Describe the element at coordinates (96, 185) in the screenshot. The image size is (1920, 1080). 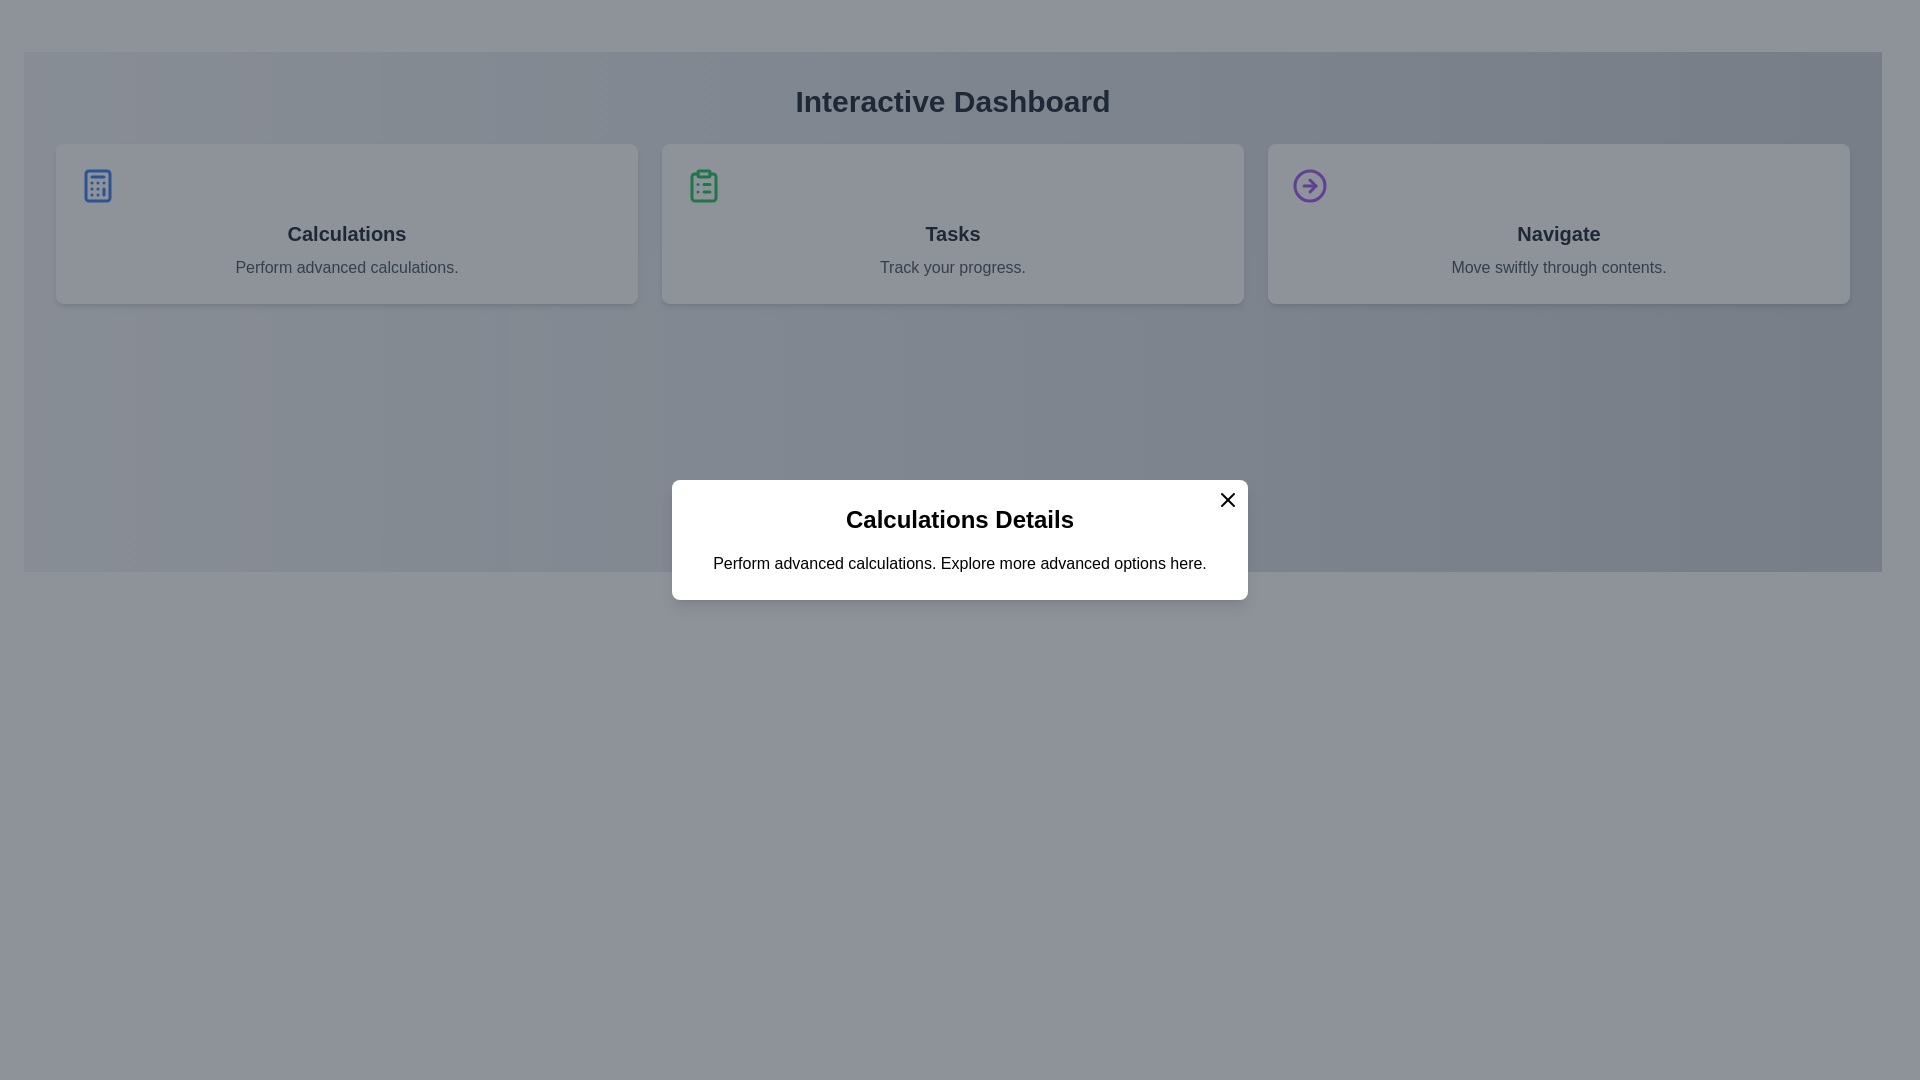
I see `the display area of the calculator icon located at the top-left of the 'Calculations' card, which is a blue-gray rectangular shape with slightly rounded corners` at that location.